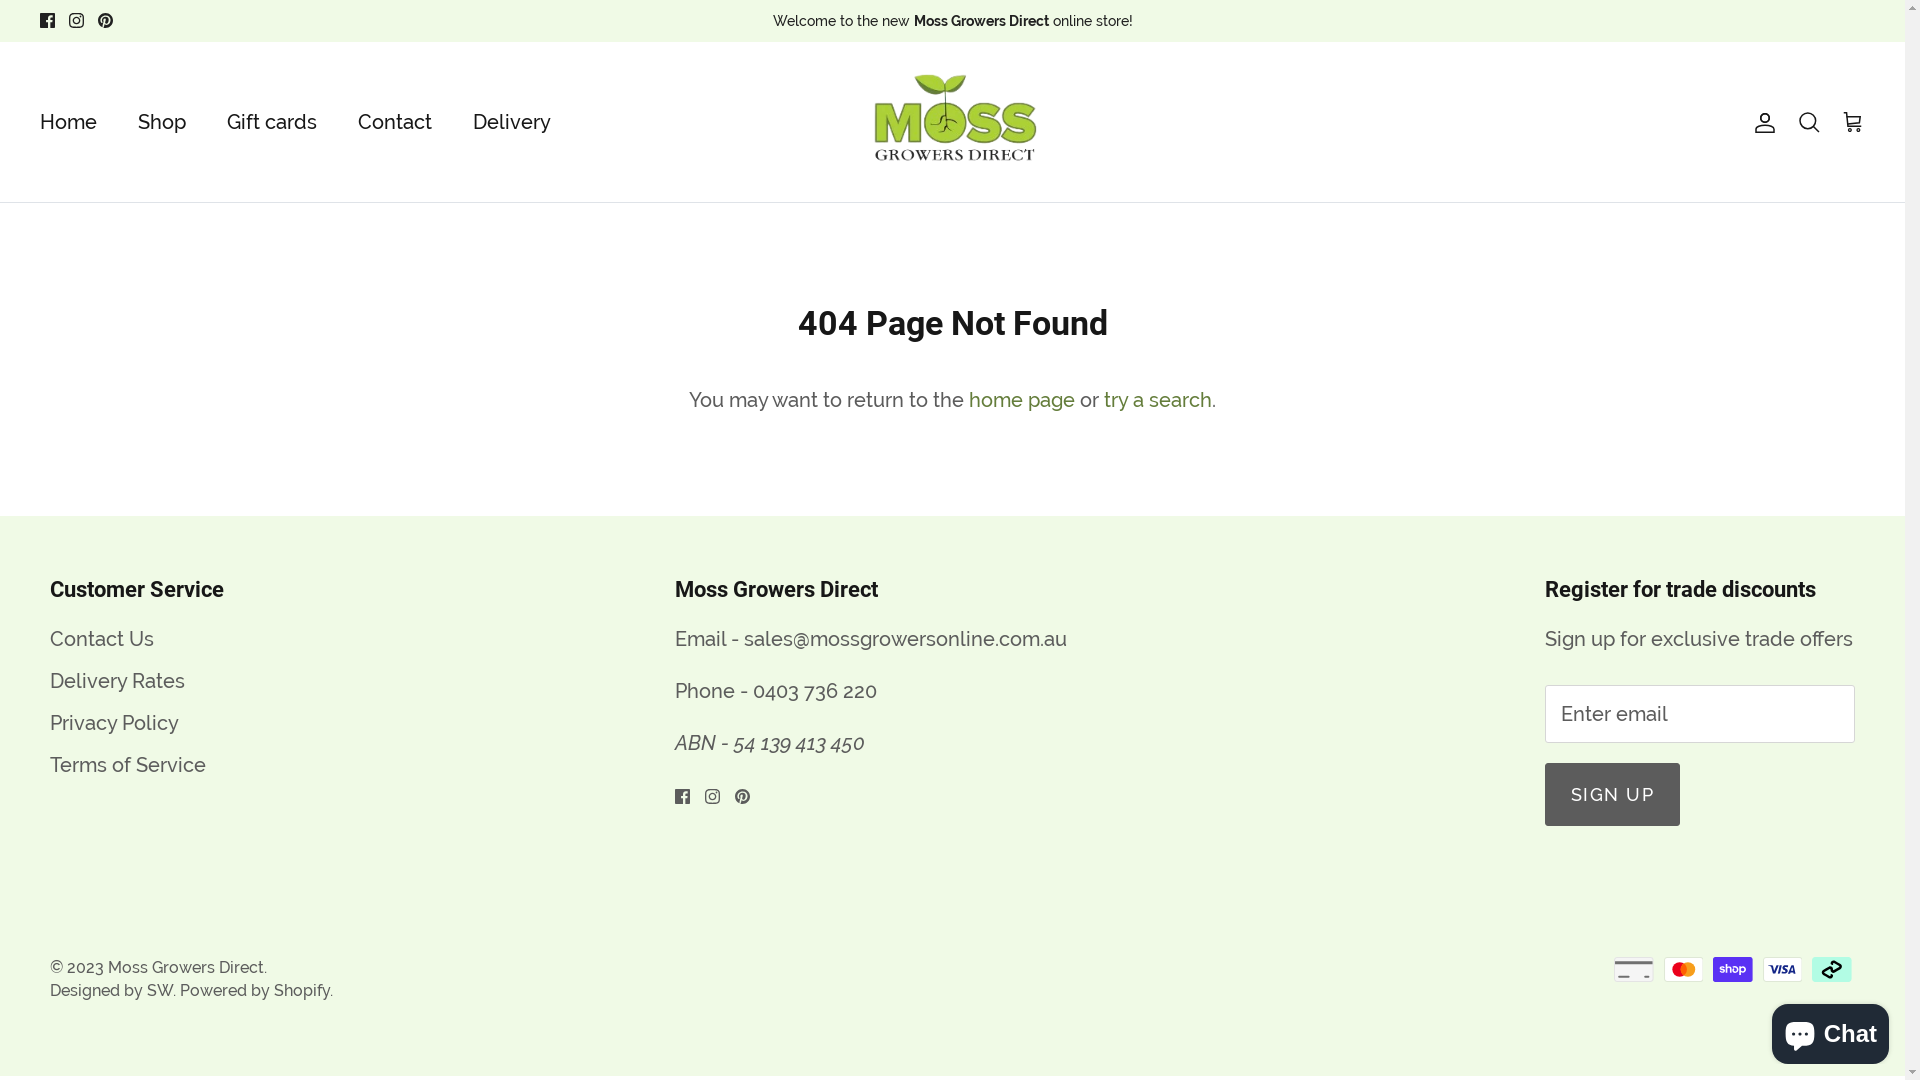 This screenshot has width=1920, height=1080. Describe the element at coordinates (851, 122) in the screenshot. I see `'Moss Growers Direct'` at that location.